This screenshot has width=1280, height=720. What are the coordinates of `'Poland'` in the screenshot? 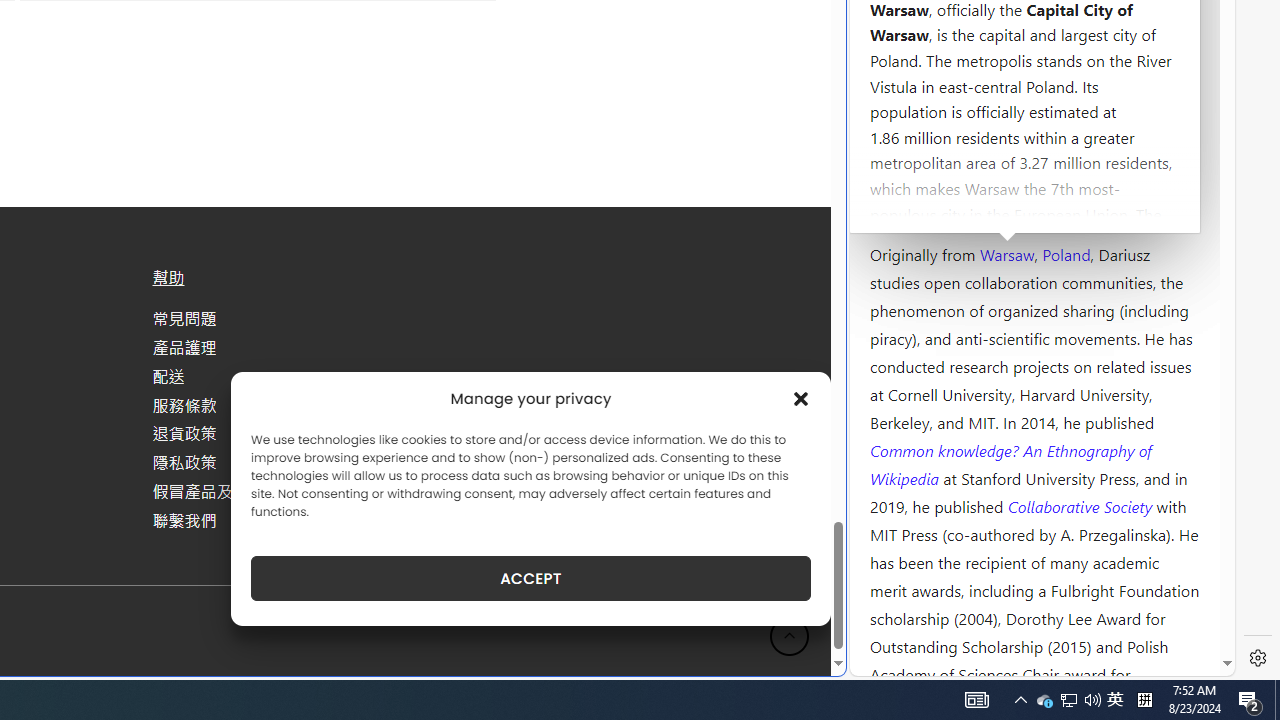 It's located at (1065, 252).